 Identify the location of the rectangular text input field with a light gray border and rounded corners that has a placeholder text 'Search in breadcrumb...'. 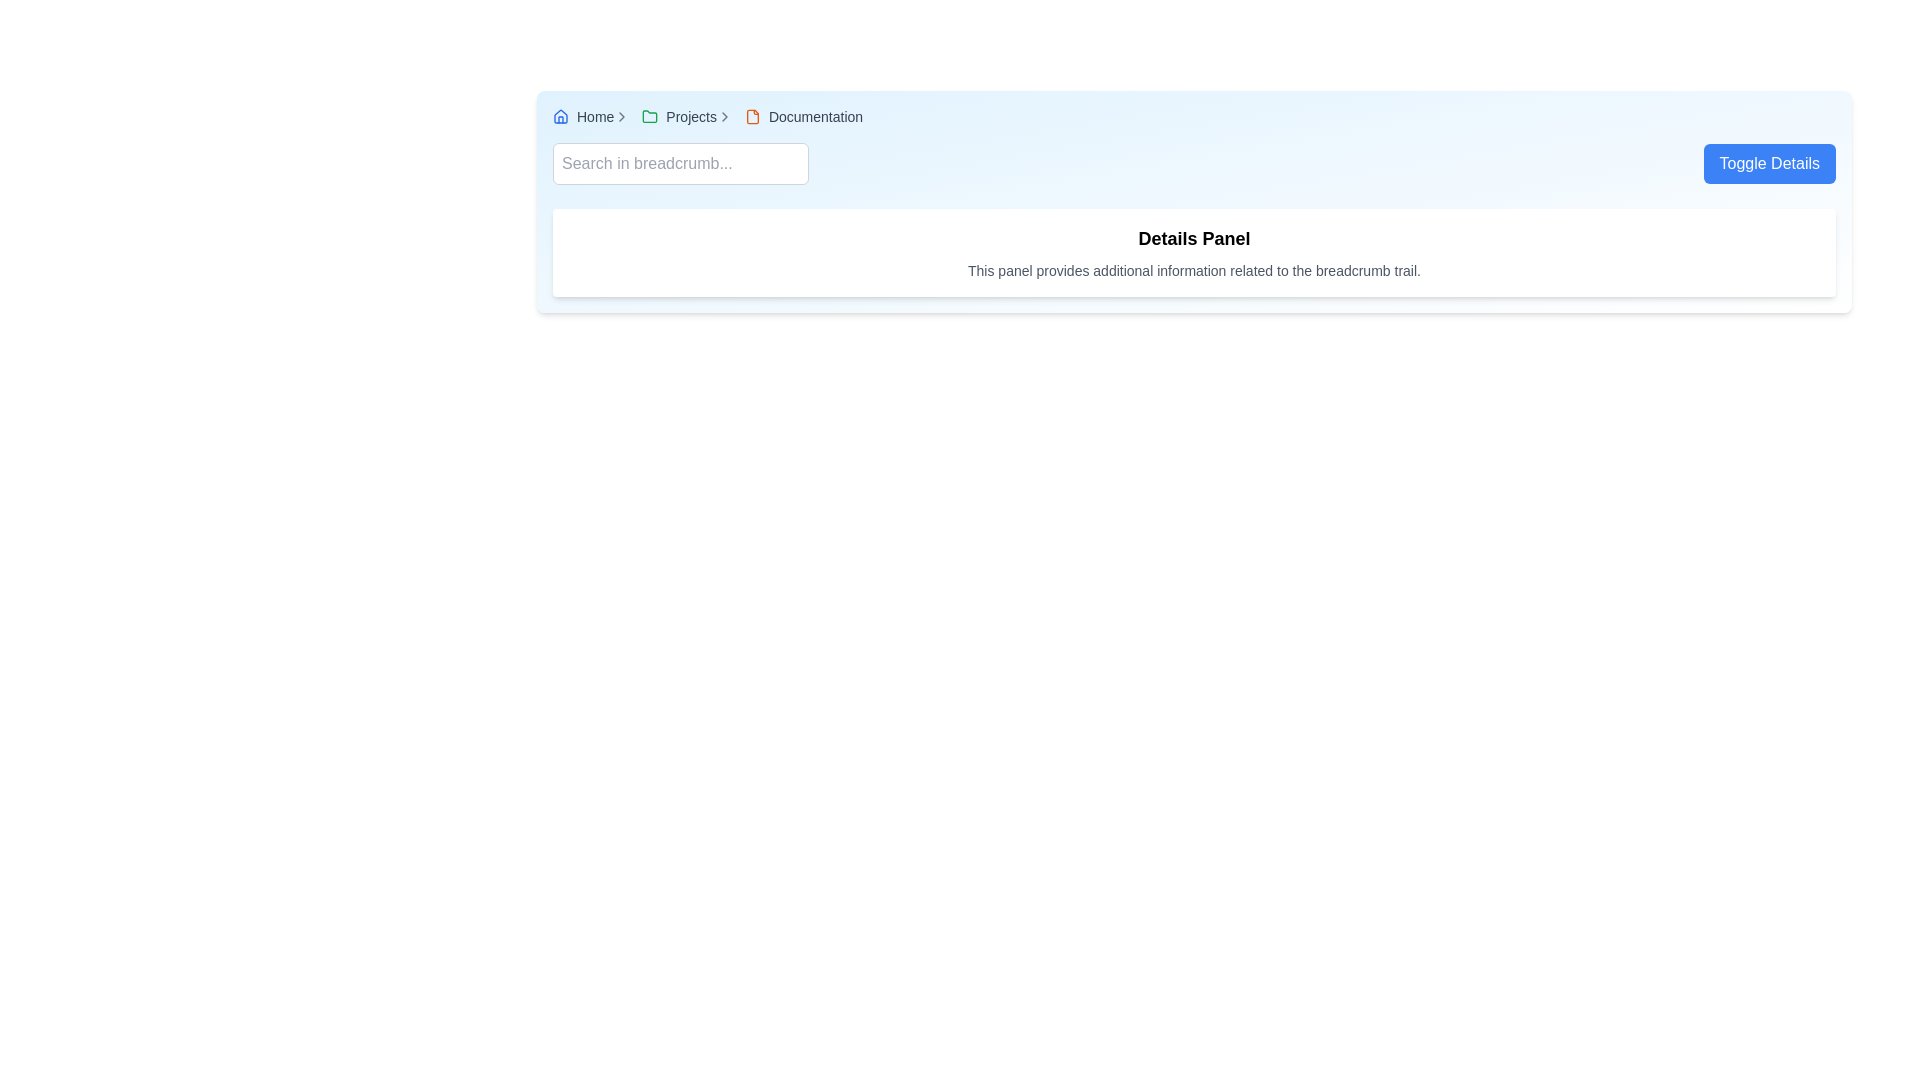
(681, 163).